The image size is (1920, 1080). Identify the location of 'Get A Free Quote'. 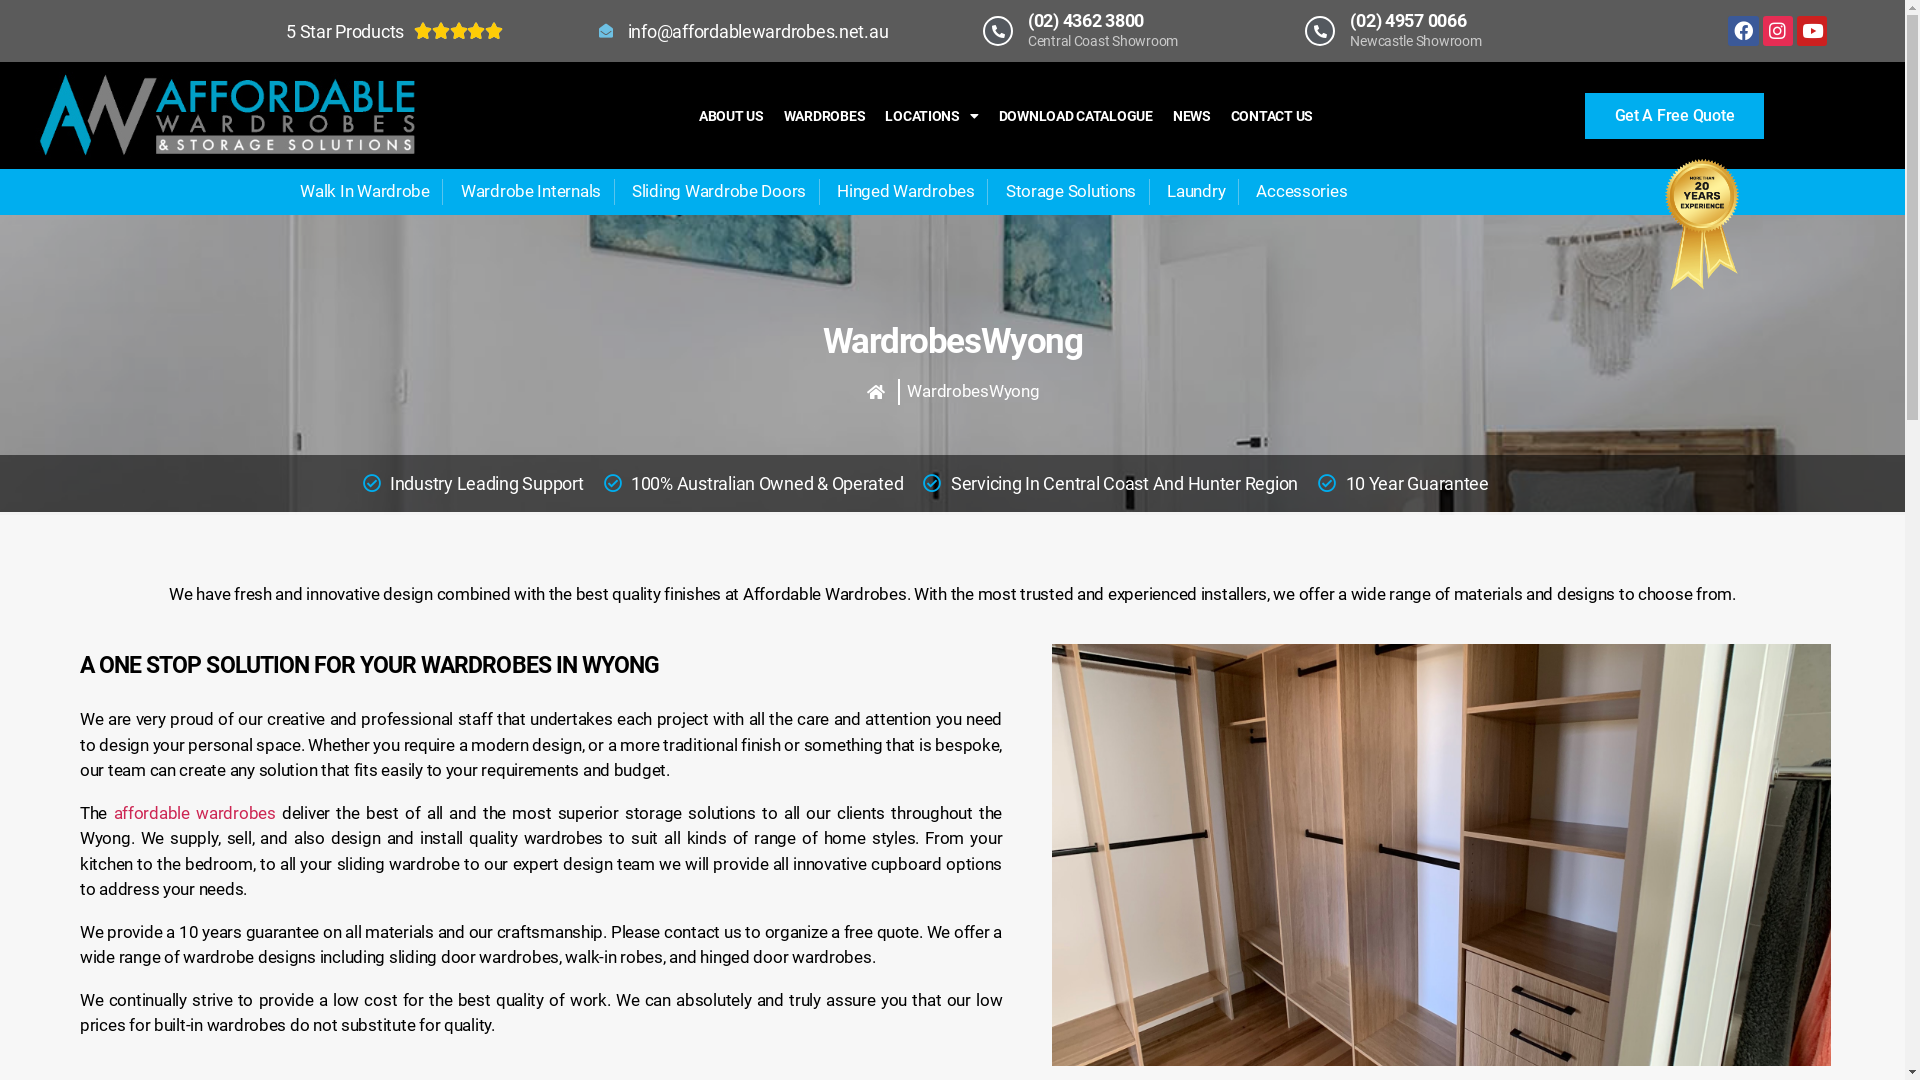
(1675, 115).